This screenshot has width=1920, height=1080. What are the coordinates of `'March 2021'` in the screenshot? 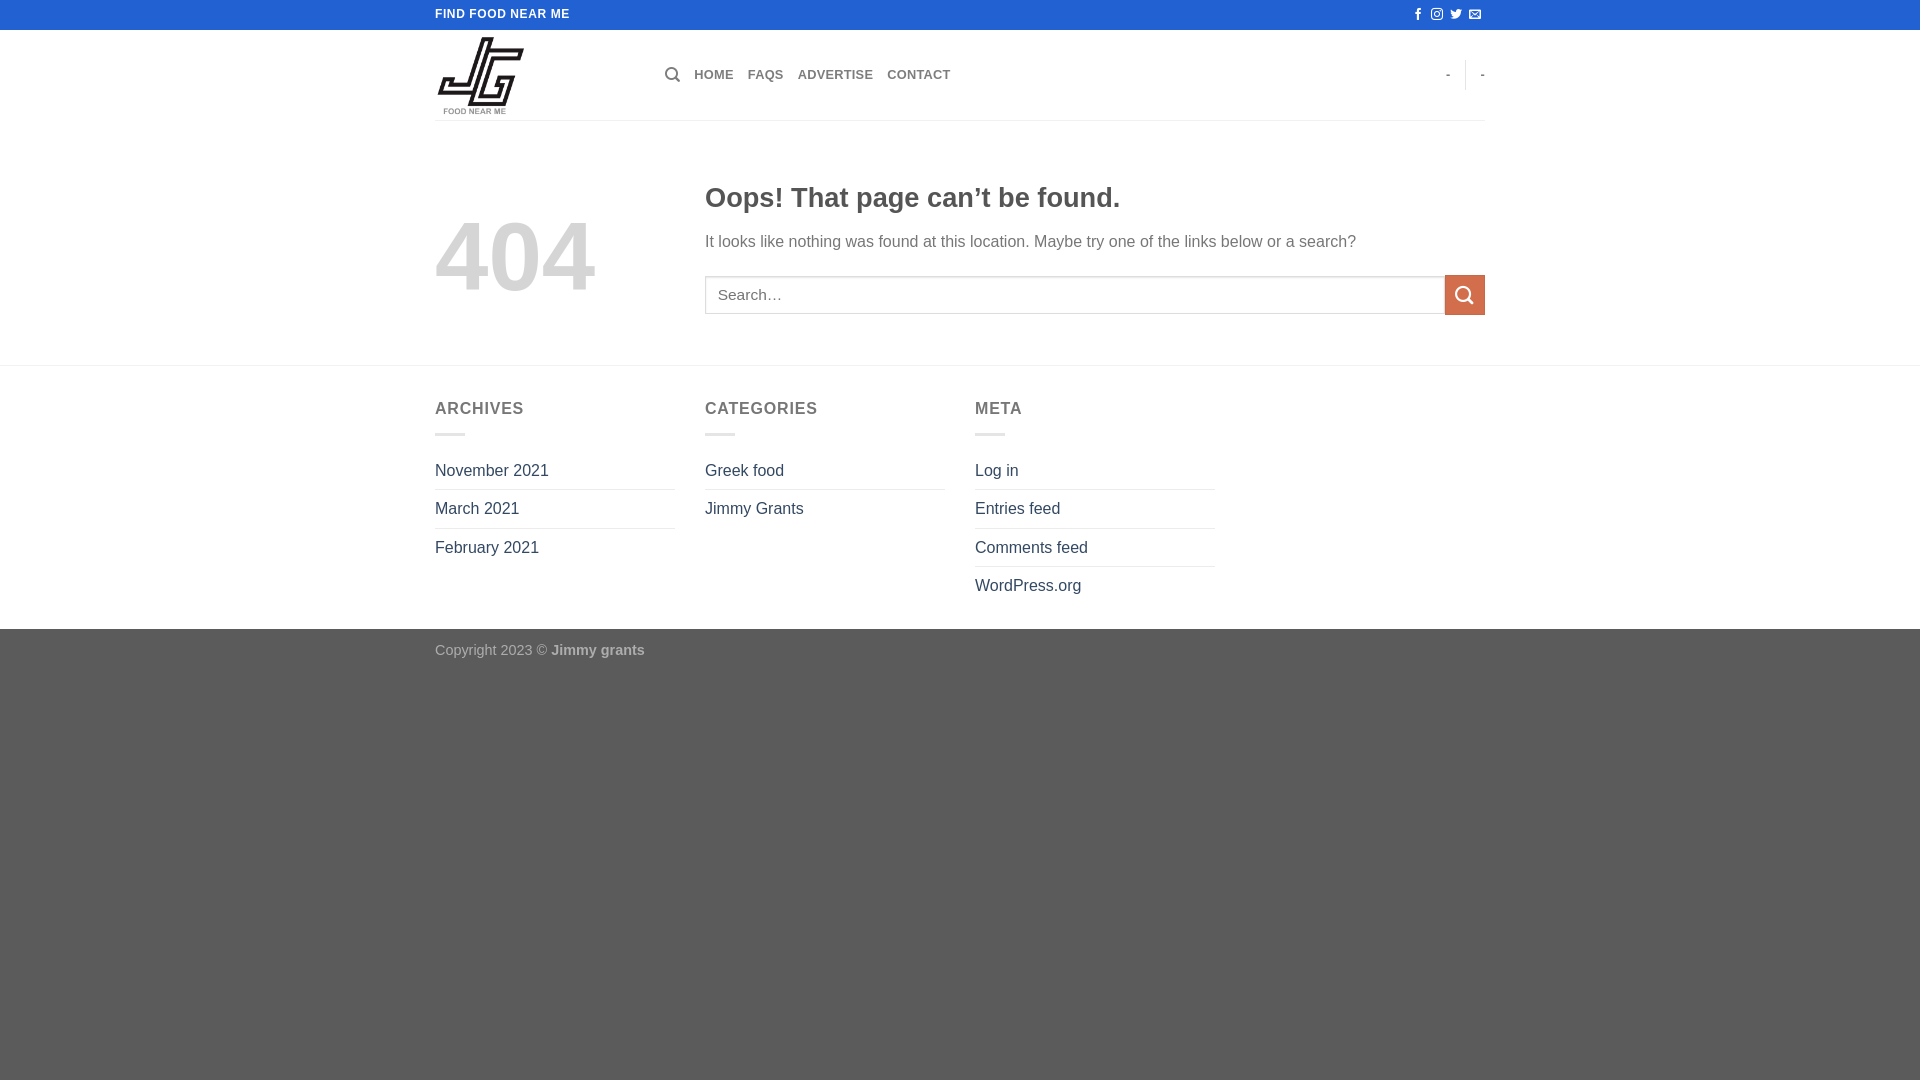 It's located at (476, 508).